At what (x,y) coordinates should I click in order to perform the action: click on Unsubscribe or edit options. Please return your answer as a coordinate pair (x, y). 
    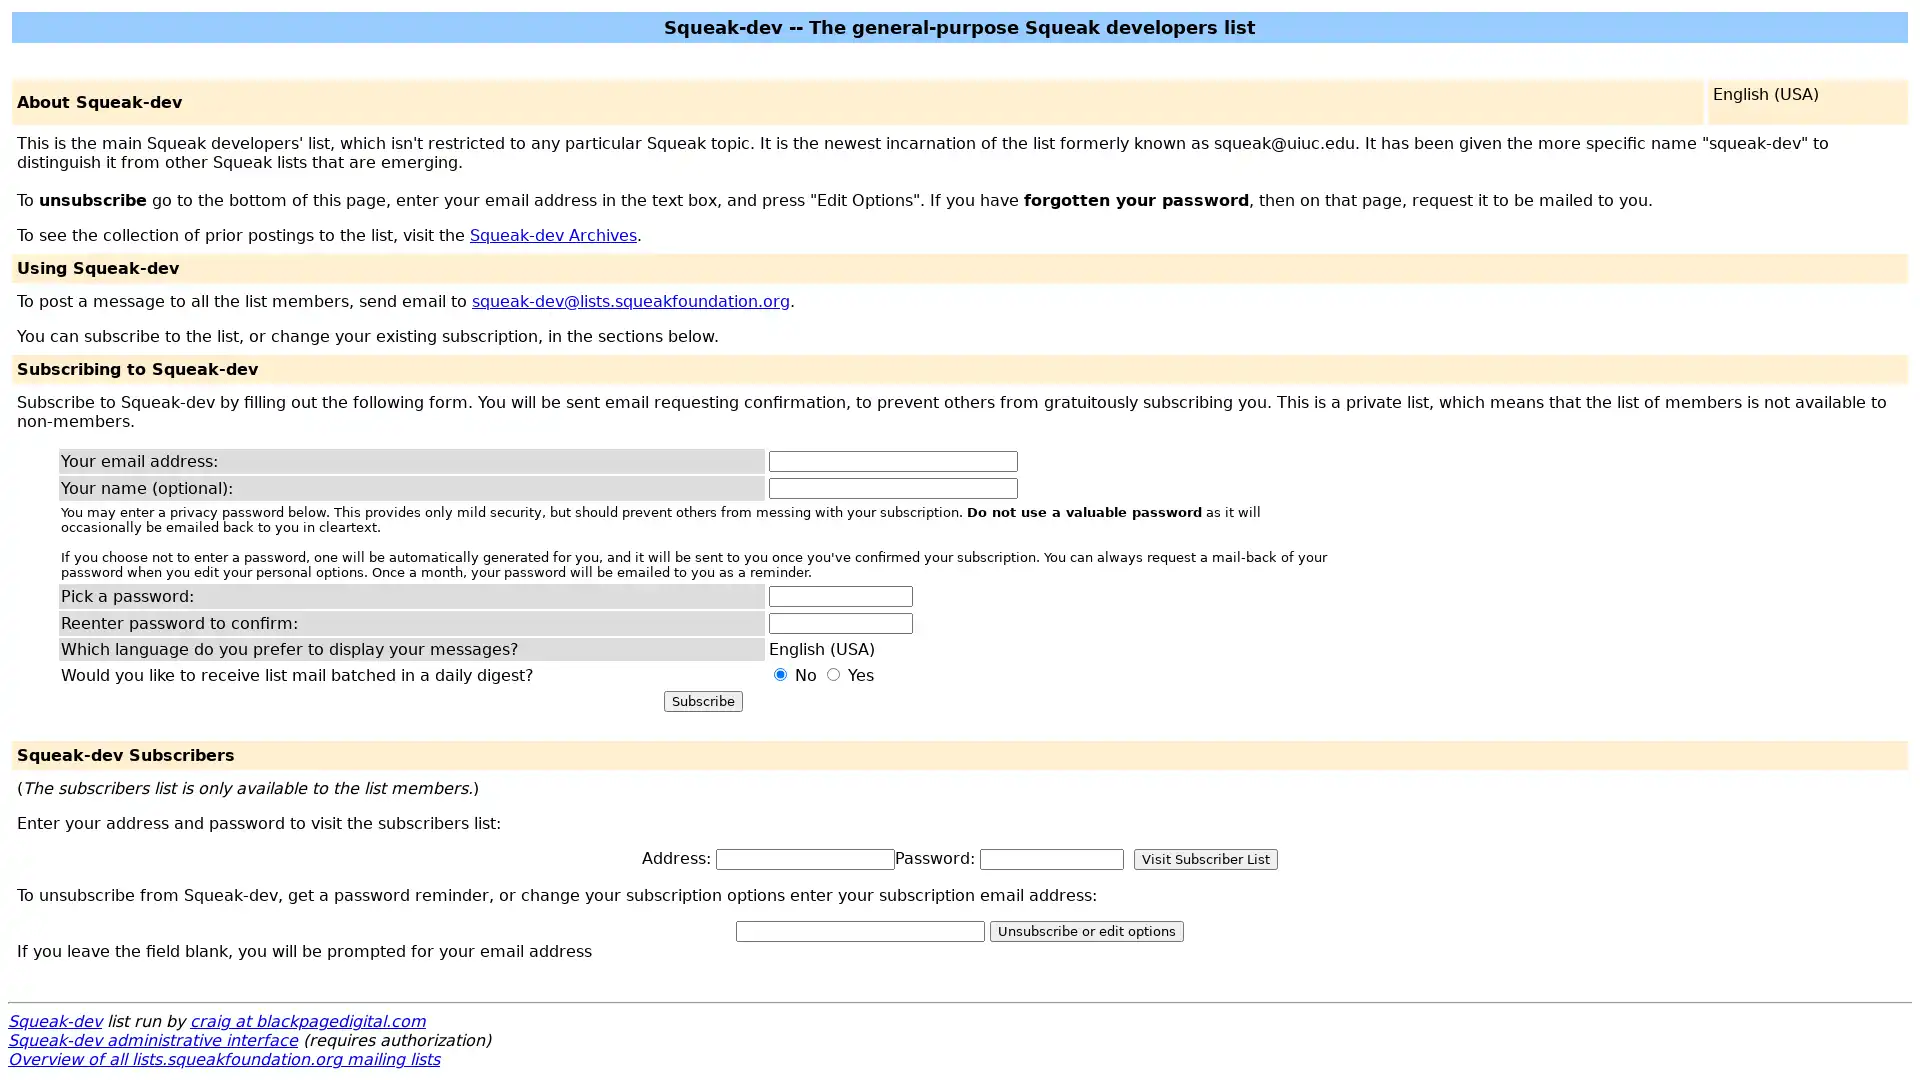
    Looking at the image, I should click on (1085, 931).